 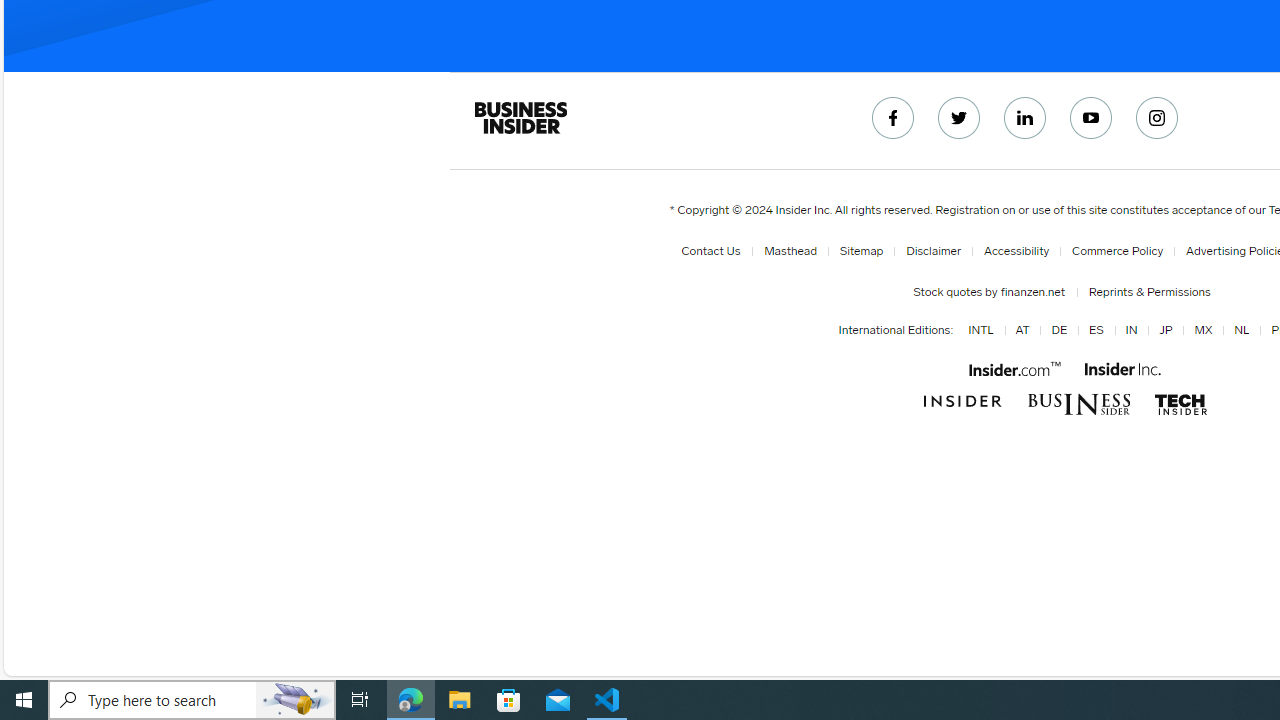 What do you see at coordinates (981, 330) in the screenshot?
I see `'INTL'` at bounding box center [981, 330].